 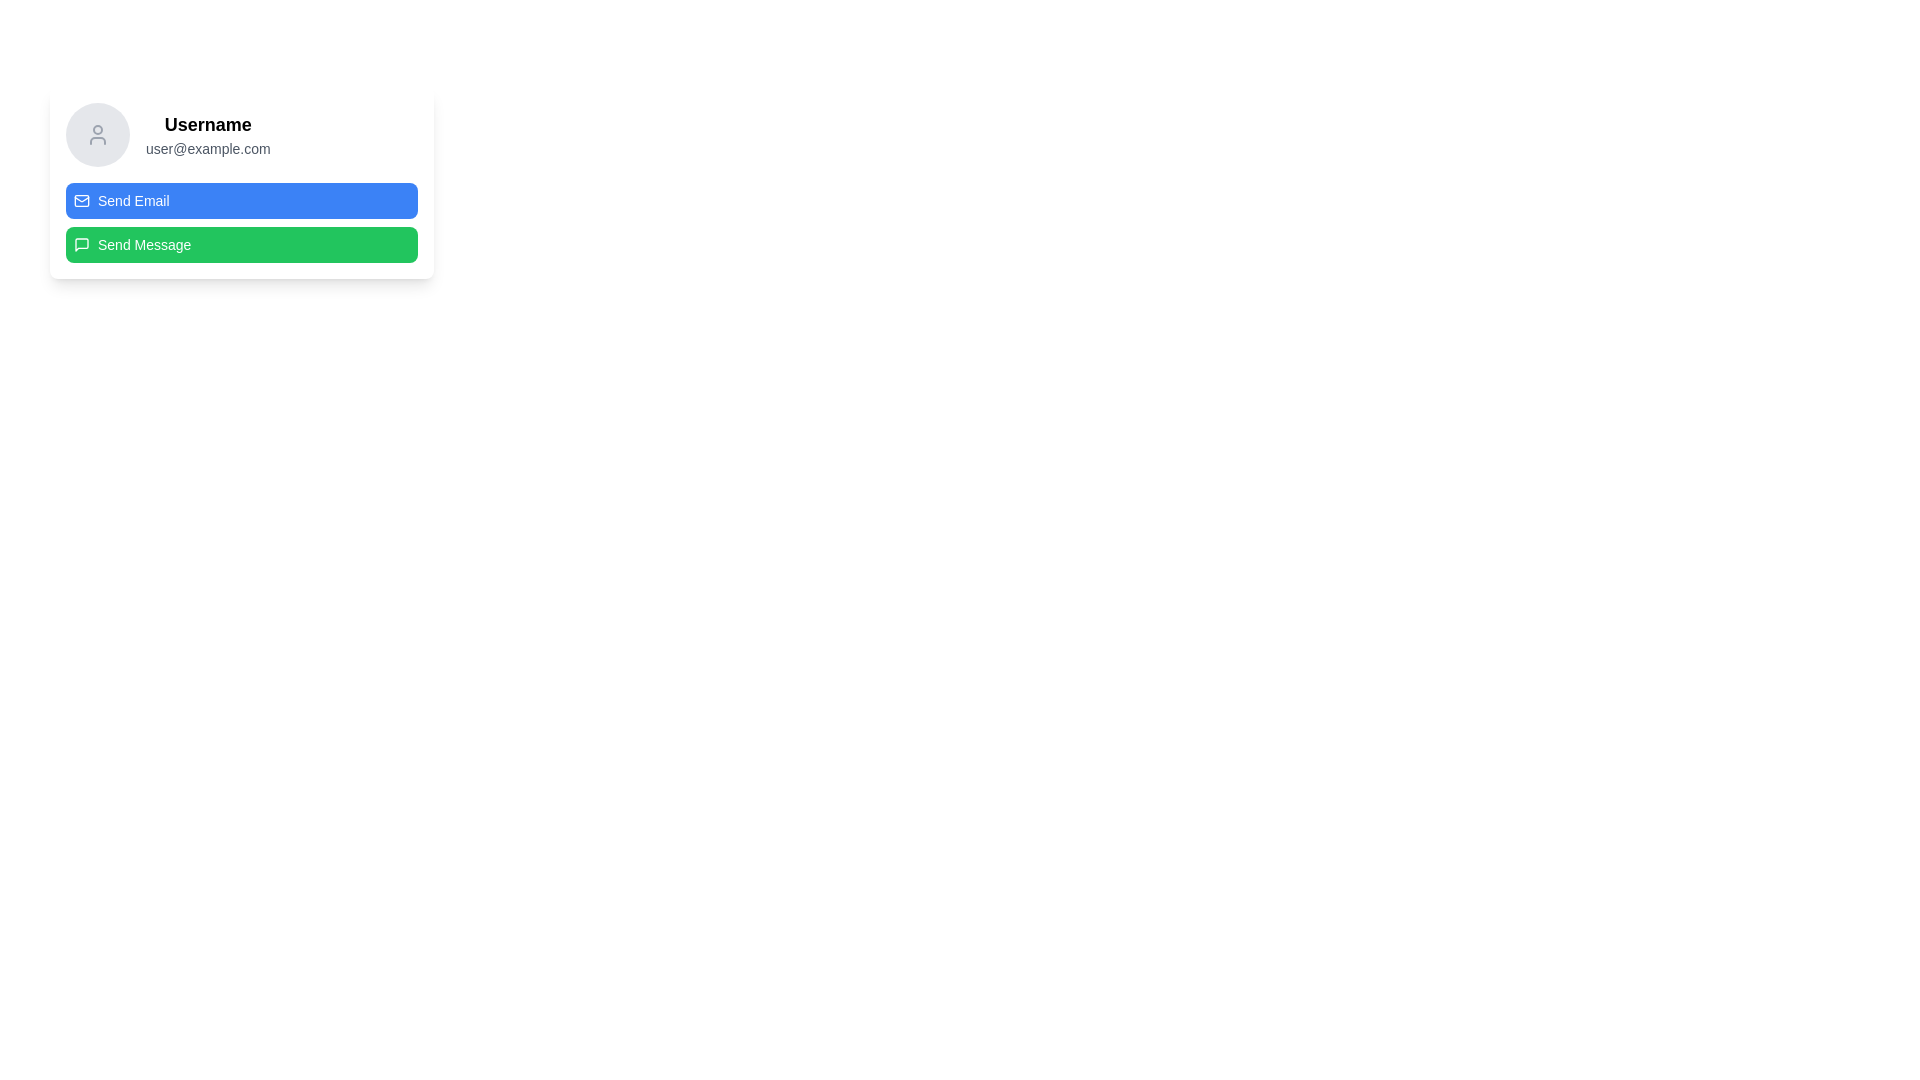 What do you see at coordinates (80, 244) in the screenshot?
I see `the green 'Send Message' button to initiate the messaging function, which is represented by the SVG icon located at the leftmost side of the button` at bounding box center [80, 244].